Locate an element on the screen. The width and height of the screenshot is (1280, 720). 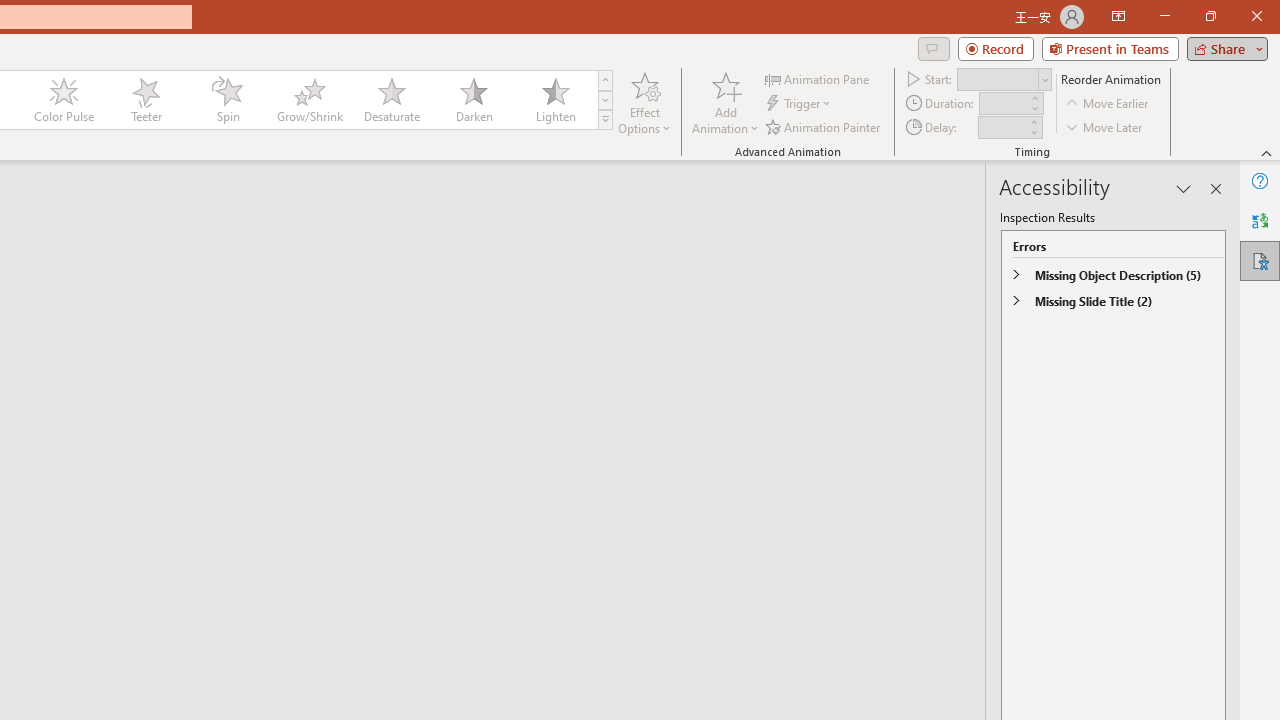
'Animation Styles' is located at coordinates (604, 120).